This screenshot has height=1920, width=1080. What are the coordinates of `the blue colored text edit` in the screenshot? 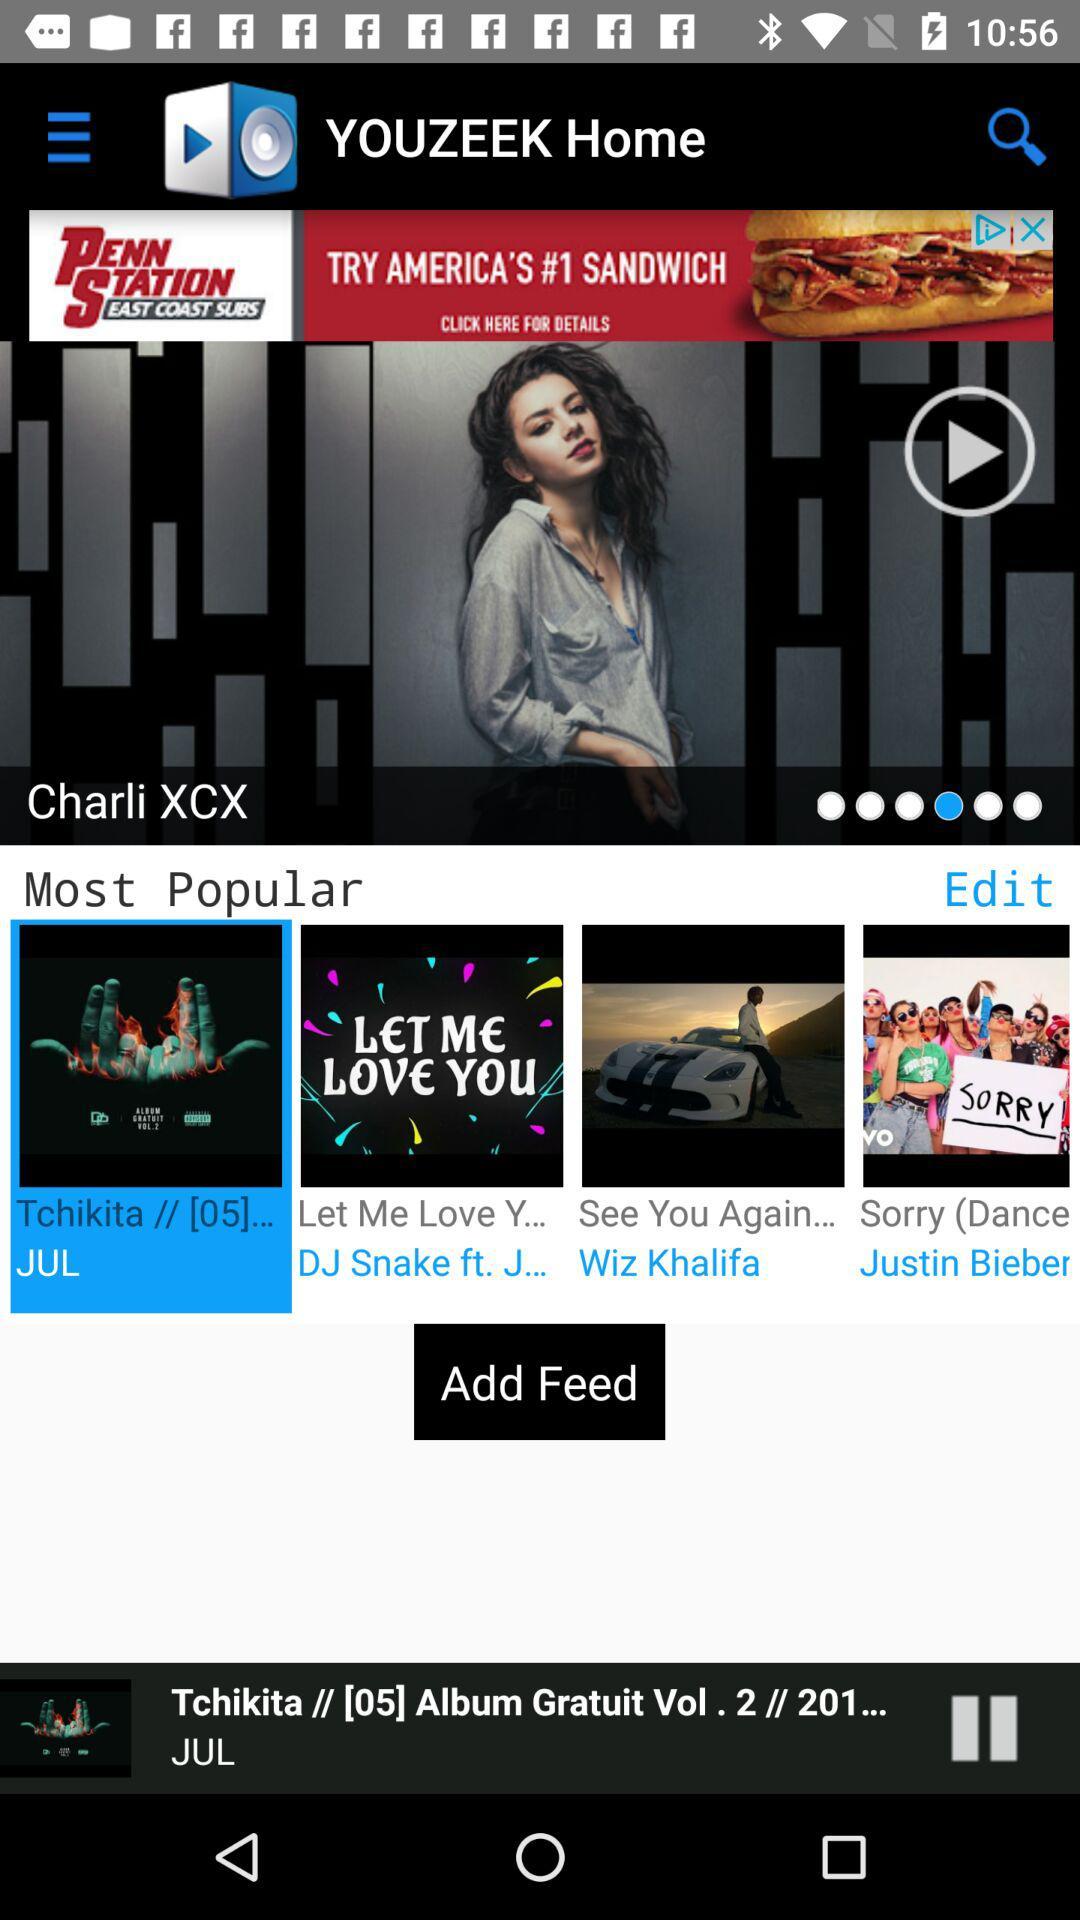 It's located at (999, 887).